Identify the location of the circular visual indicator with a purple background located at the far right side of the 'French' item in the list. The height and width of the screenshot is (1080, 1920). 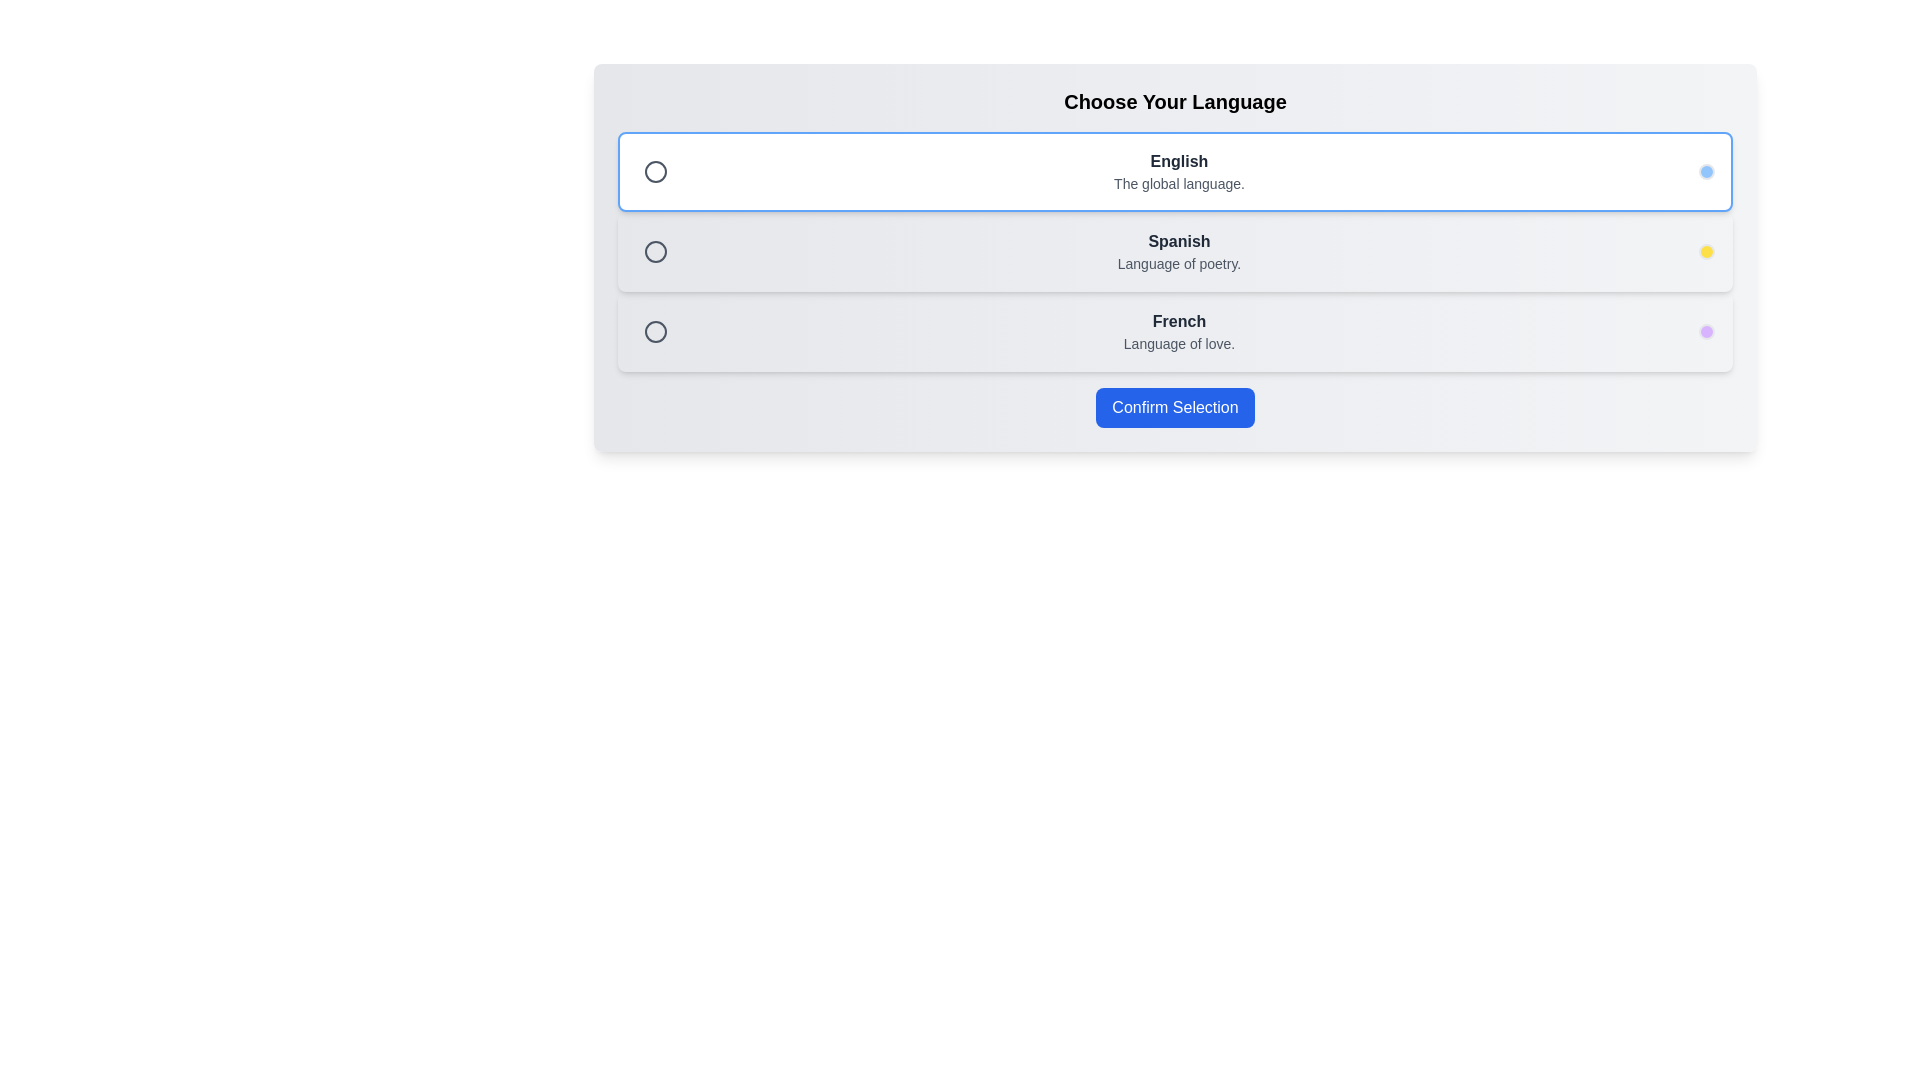
(1706, 330).